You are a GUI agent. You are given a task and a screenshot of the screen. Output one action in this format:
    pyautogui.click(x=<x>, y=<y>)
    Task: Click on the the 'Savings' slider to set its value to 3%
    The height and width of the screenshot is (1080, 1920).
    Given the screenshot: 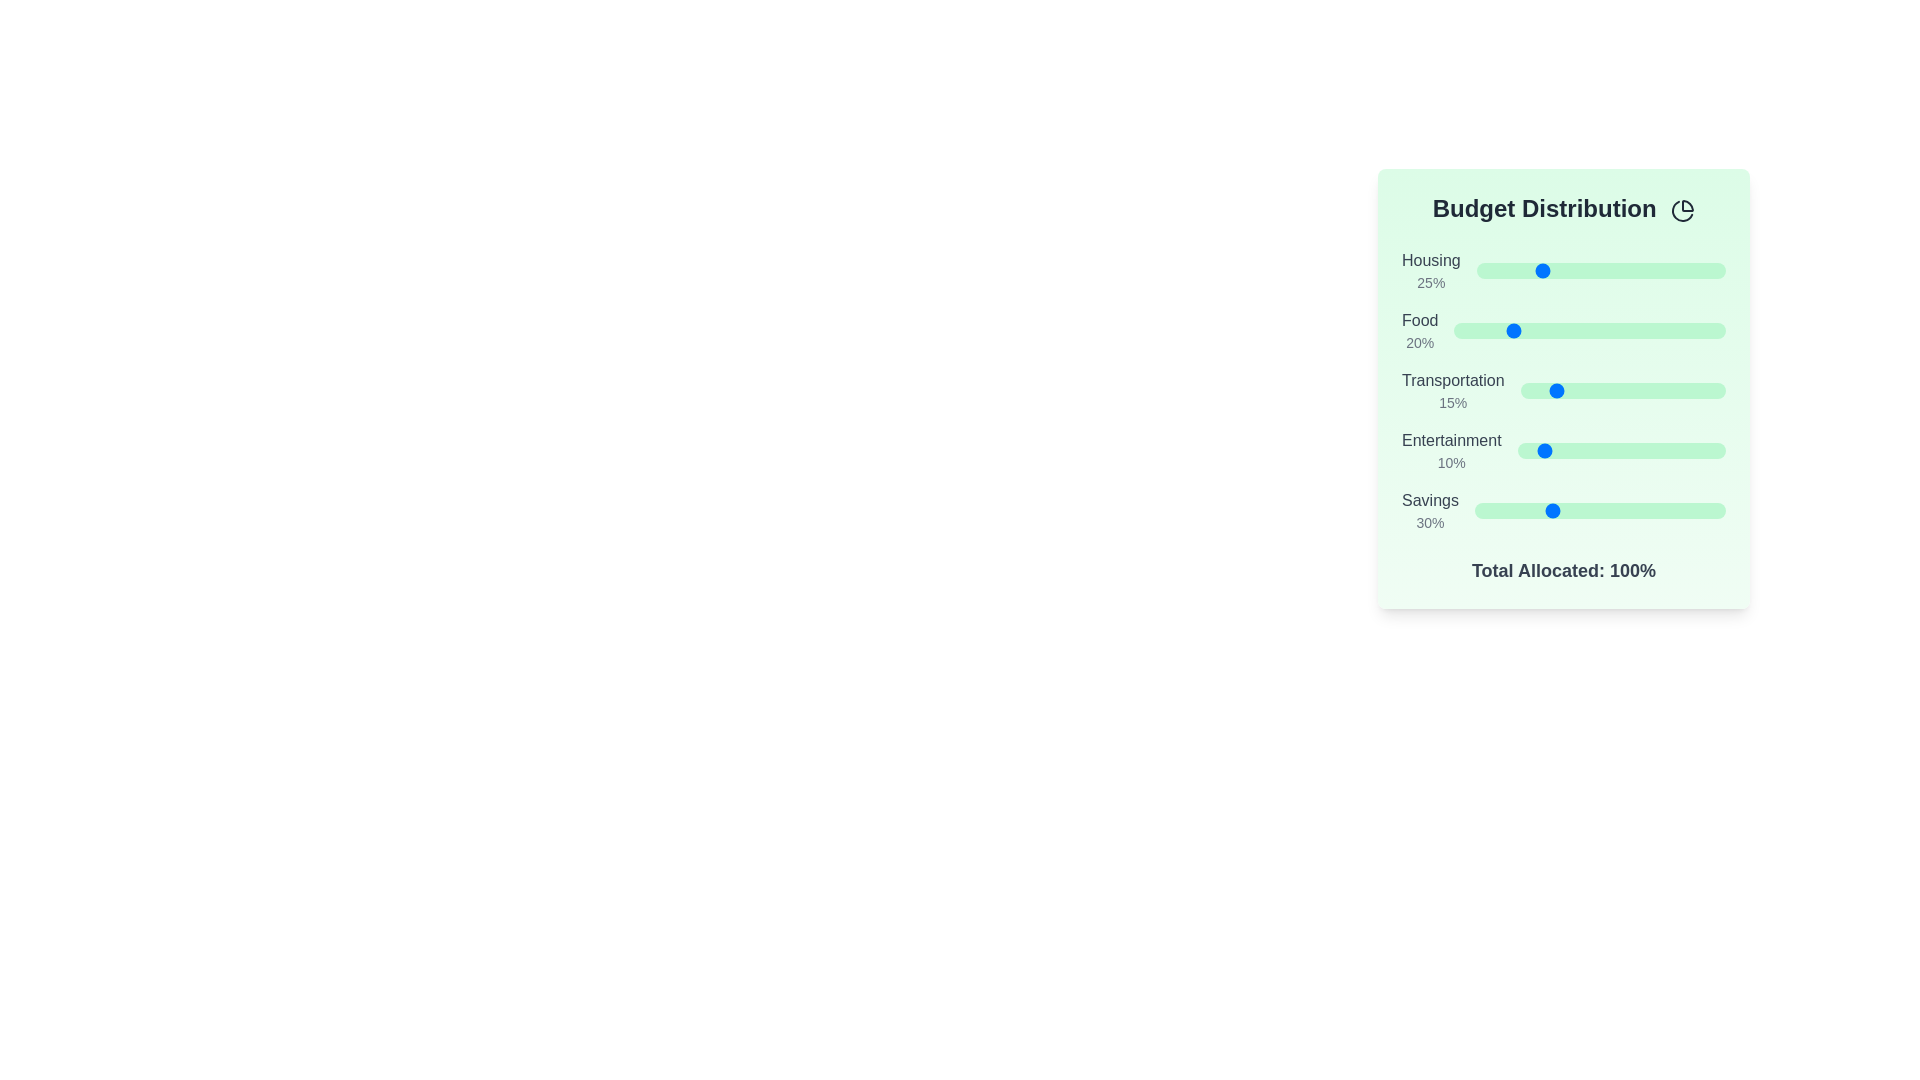 What is the action you would take?
    pyautogui.click(x=1482, y=509)
    